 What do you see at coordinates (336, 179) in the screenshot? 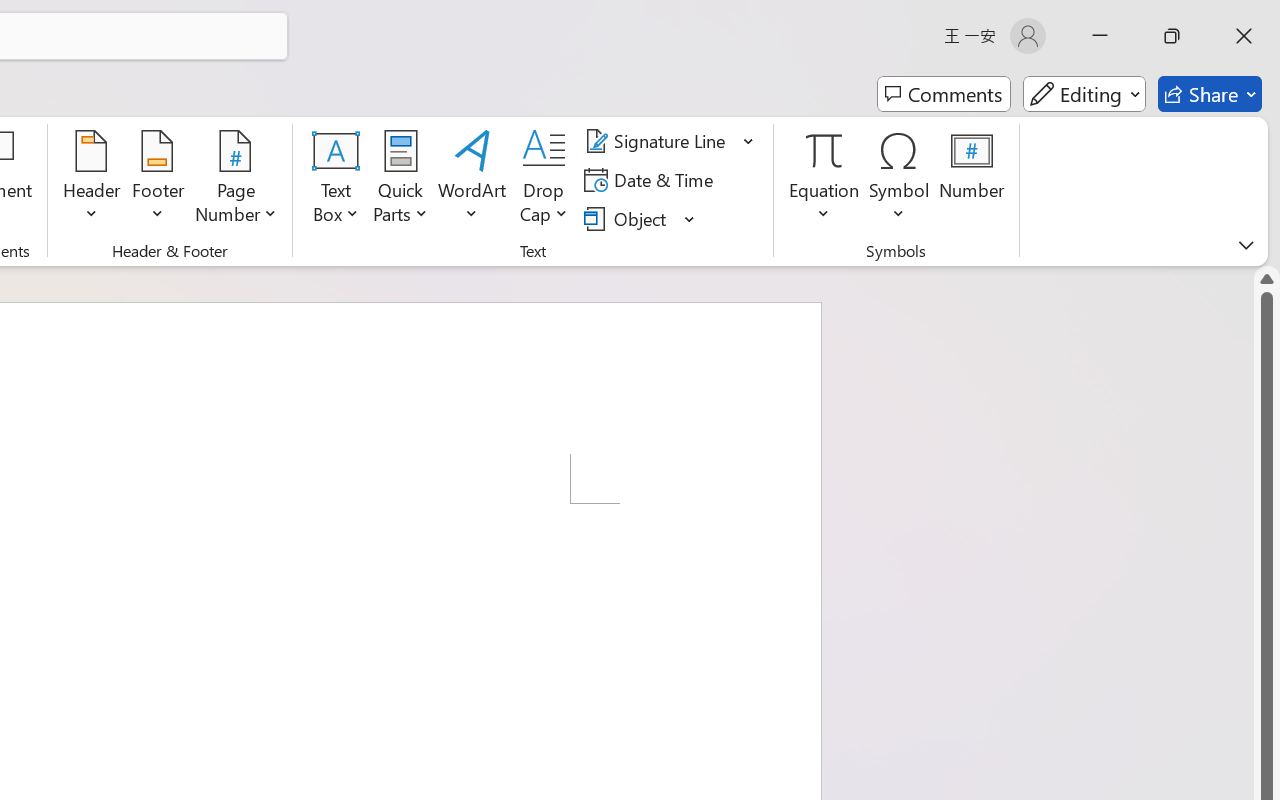
I see `'Text Box'` at bounding box center [336, 179].